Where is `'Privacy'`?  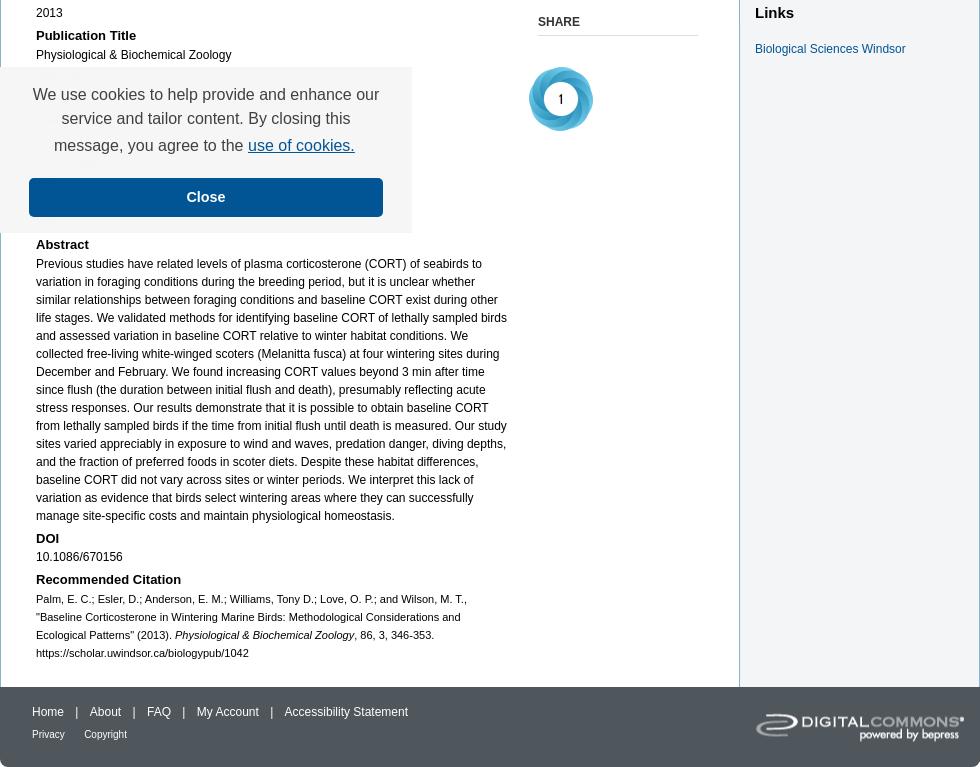 'Privacy' is located at coordinates (48, 733).